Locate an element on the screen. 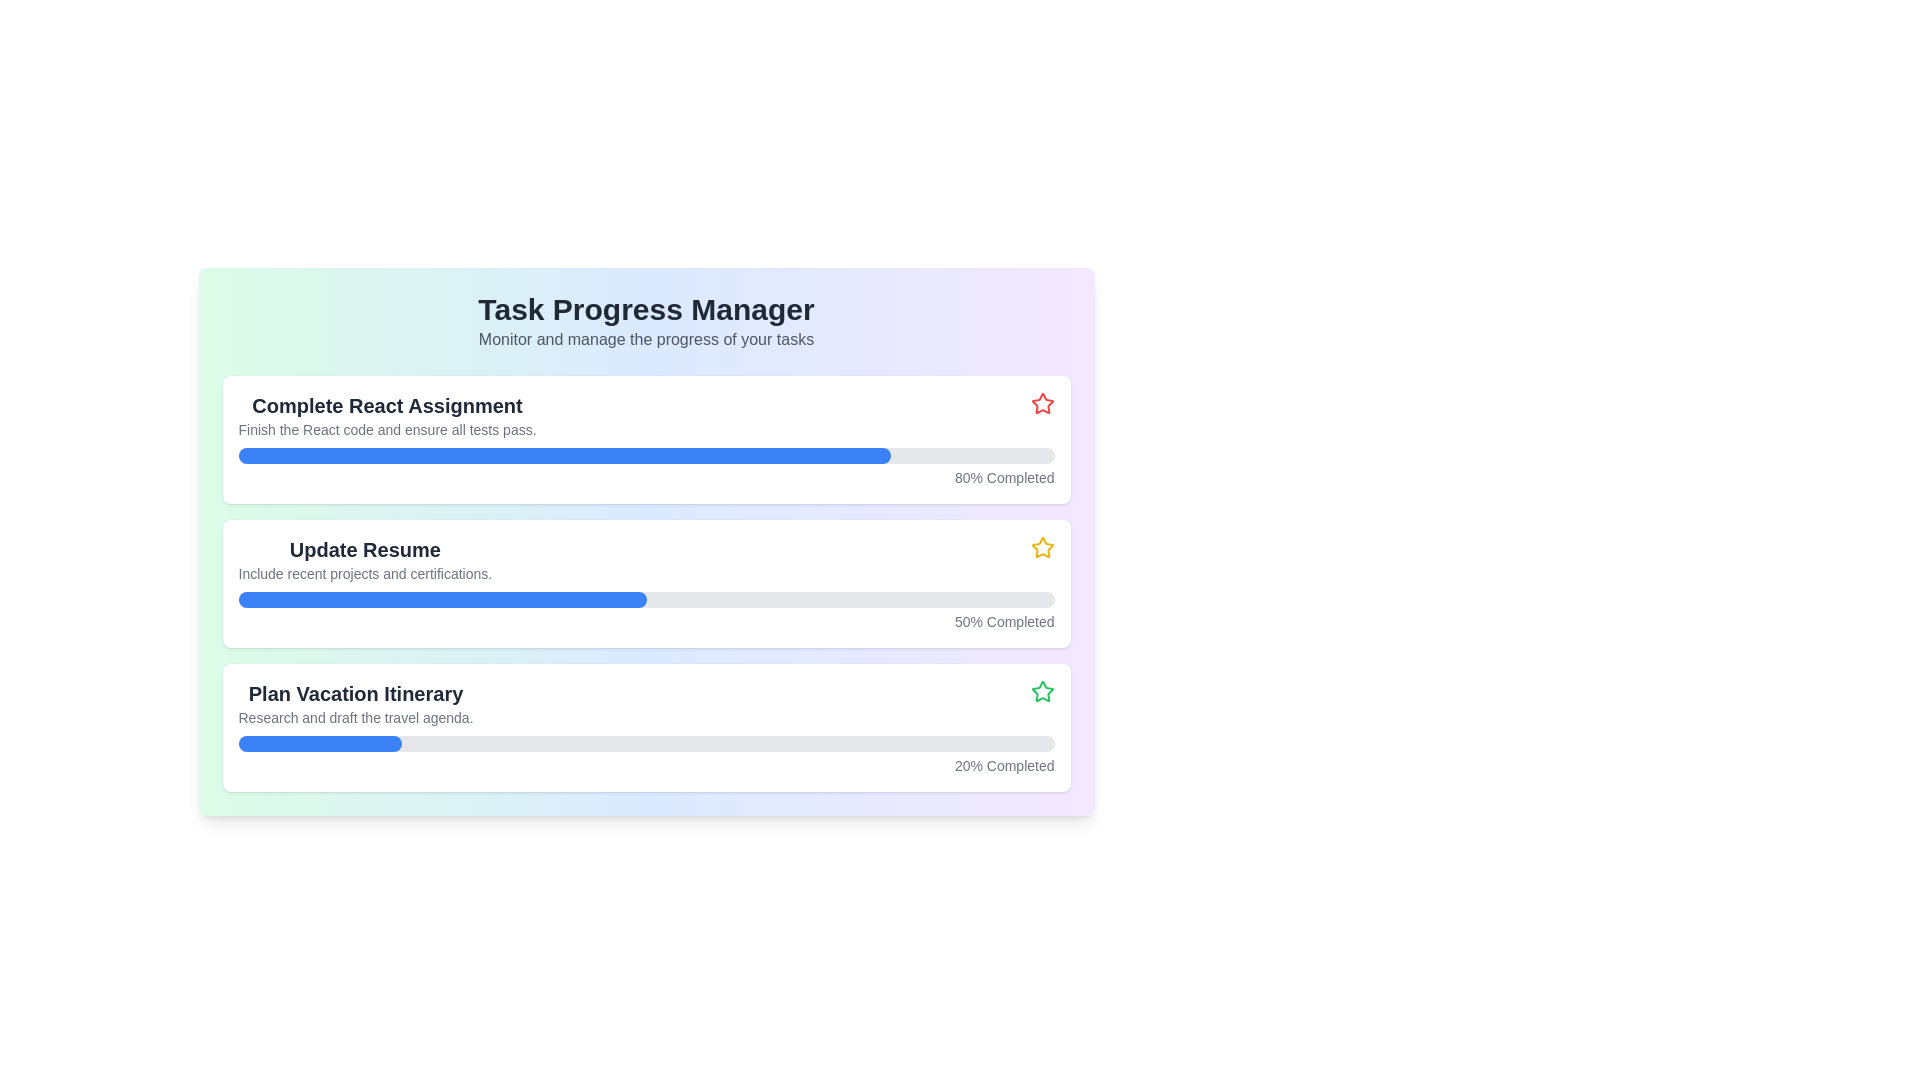 Image resolution: width=1920 pixels, height=1080 pixels. the blue rounded progress bar fill segment that visually represents a 20% progress under the 'Plan Vacation Itinerary' section is located at coordinates (320, 744).